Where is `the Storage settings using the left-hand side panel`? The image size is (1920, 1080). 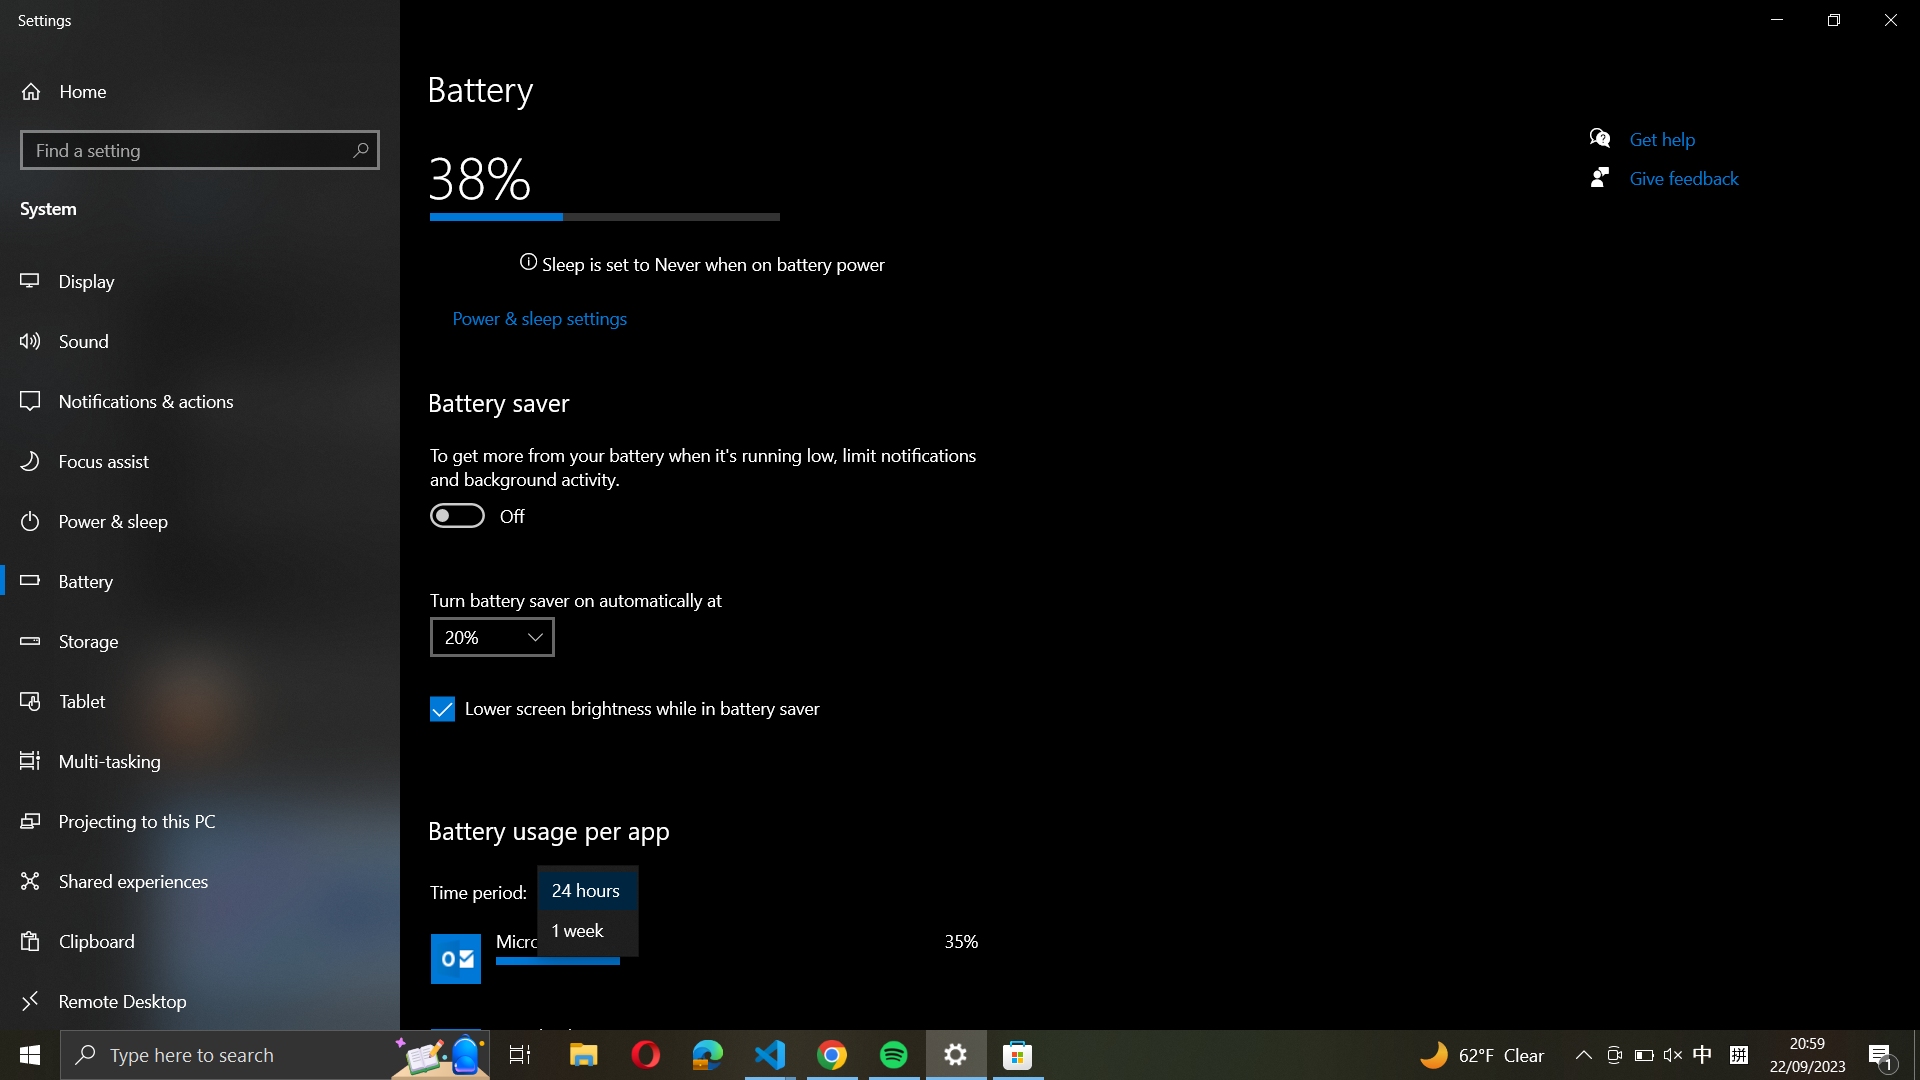 the Storage settings using the left-hand side panel is located at coordinates (202, 644).